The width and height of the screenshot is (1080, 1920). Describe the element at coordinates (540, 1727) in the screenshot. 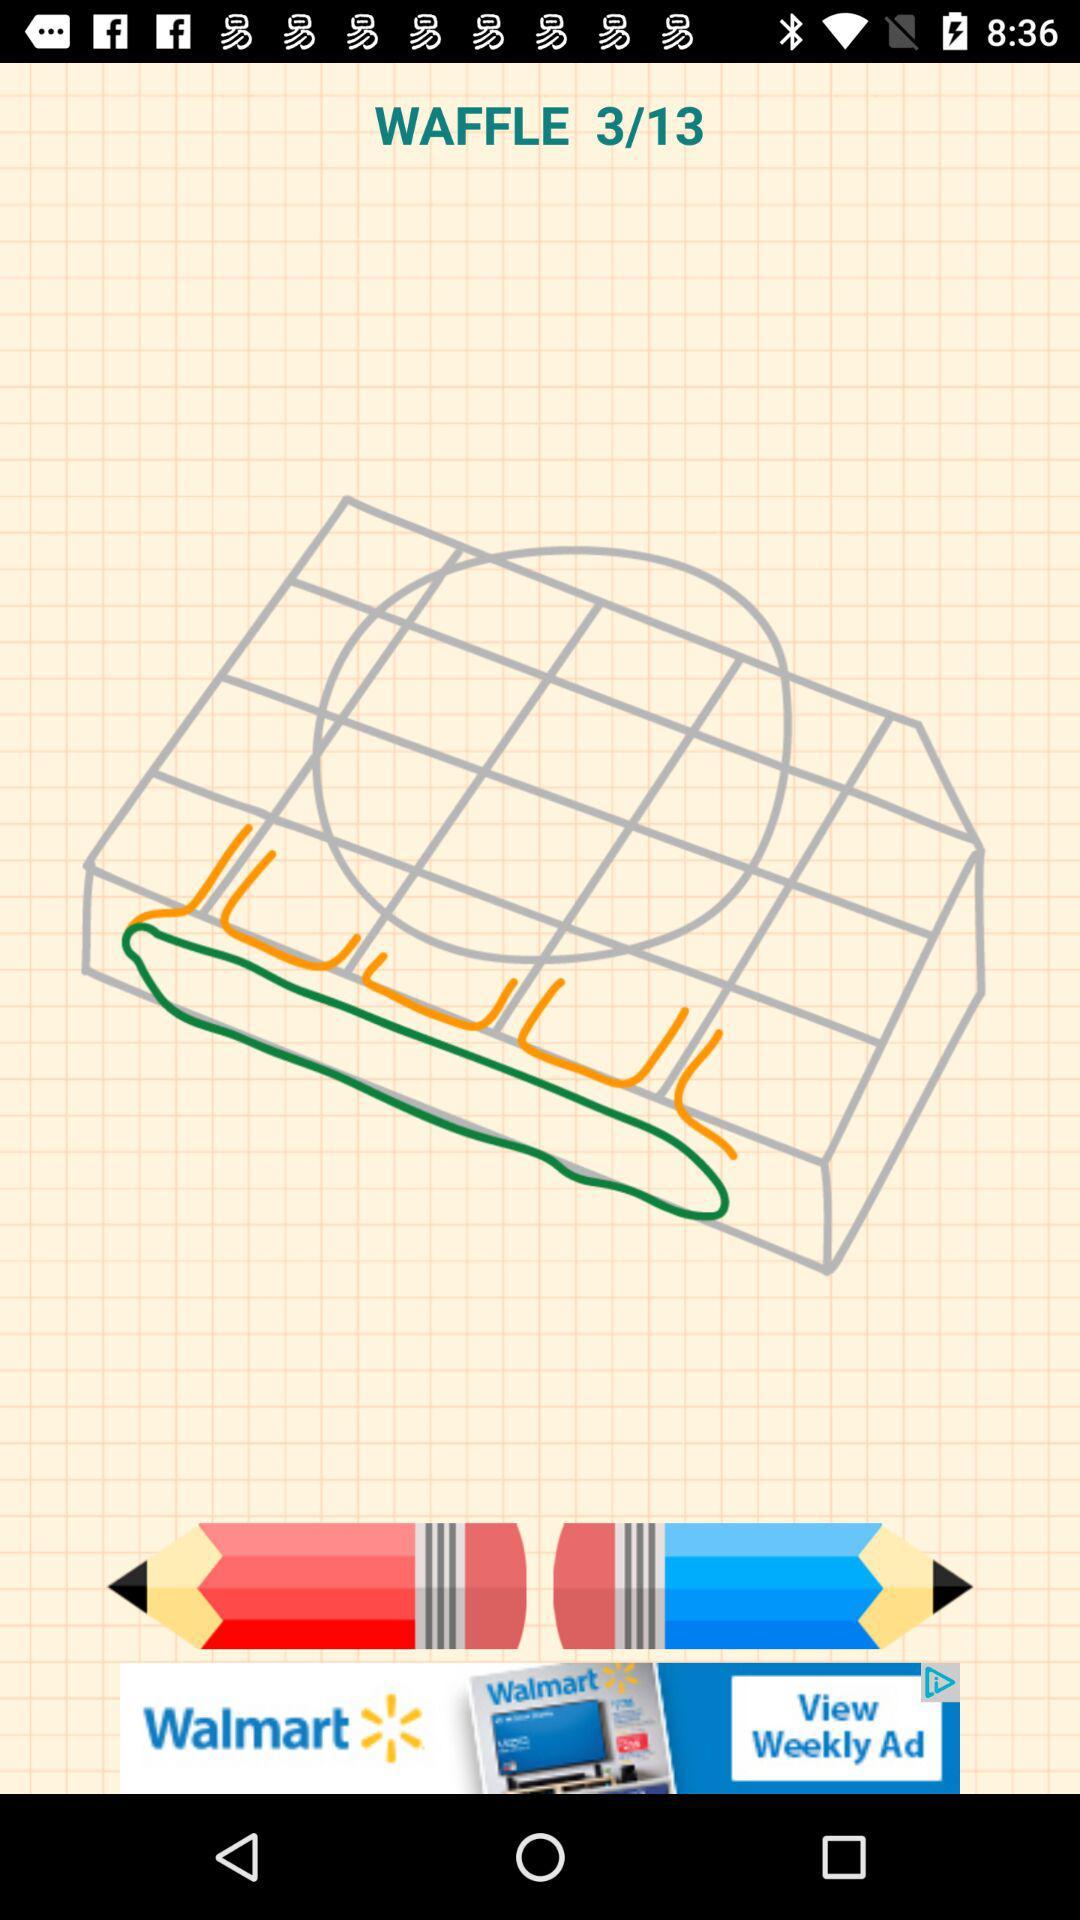

I see `walmart option` at that location.